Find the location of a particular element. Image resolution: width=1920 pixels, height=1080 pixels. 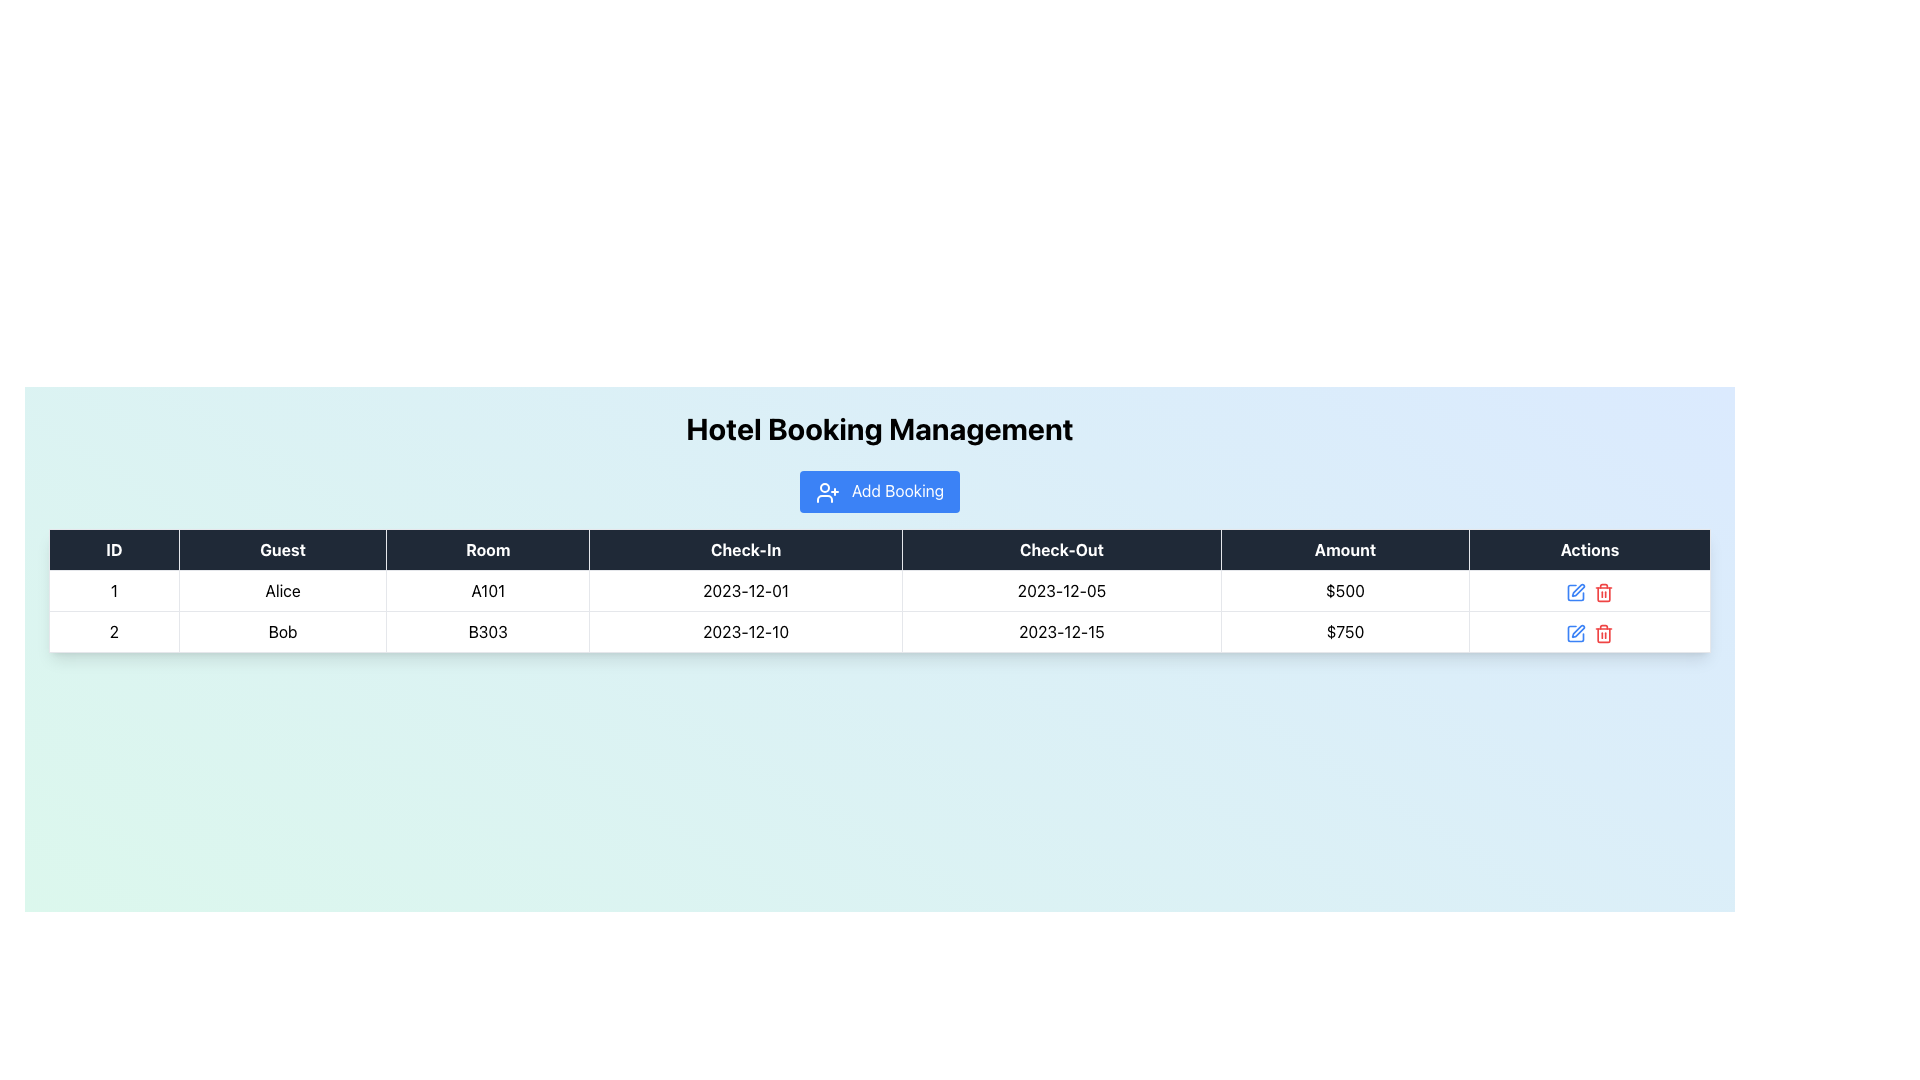

the Text Display Cell that contains the text '$500', which is the sixth cell in the first row of a table displaying booking details for the guest 'Alice' is located at coordinates (1345, 589).